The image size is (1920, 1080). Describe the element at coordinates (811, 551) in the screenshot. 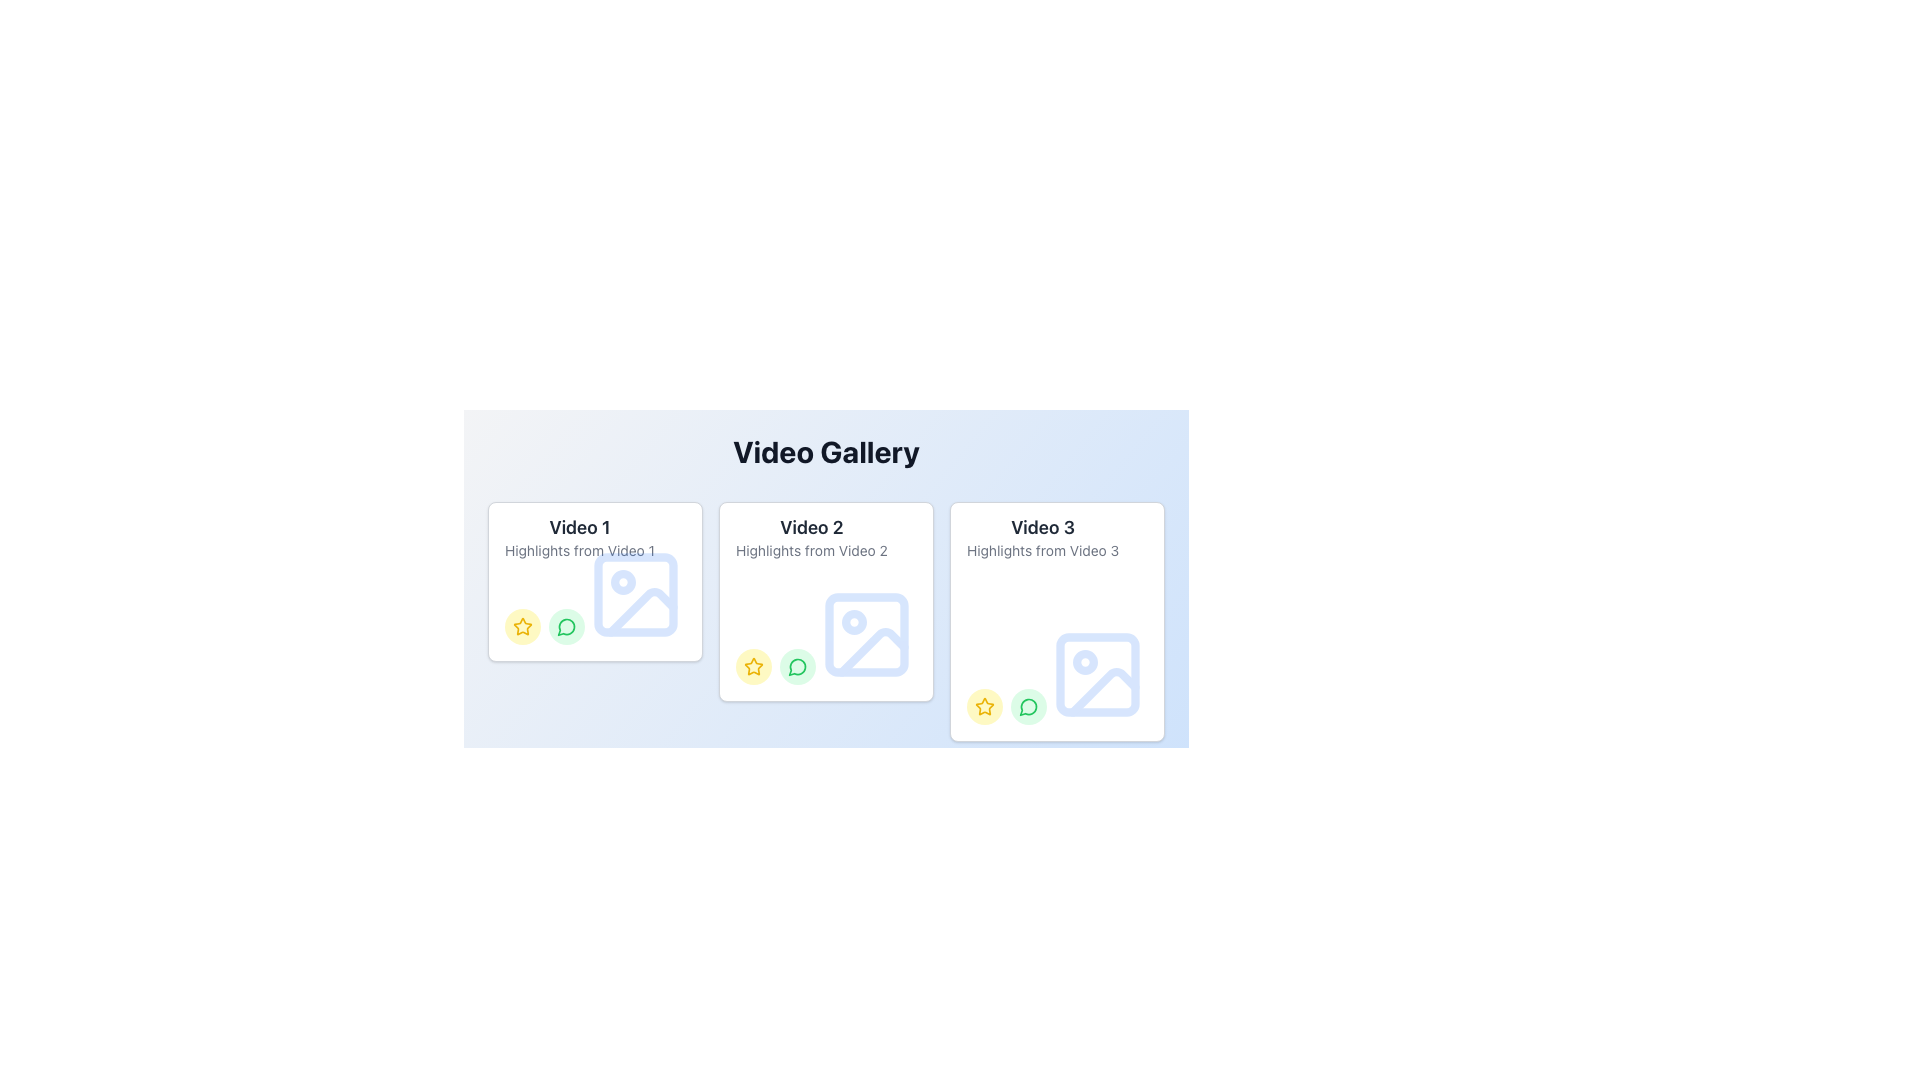

I see `the text label that provides additional context about 'Video 2', positioned directly beneath the heading 'Video 2' within its card` at that location.